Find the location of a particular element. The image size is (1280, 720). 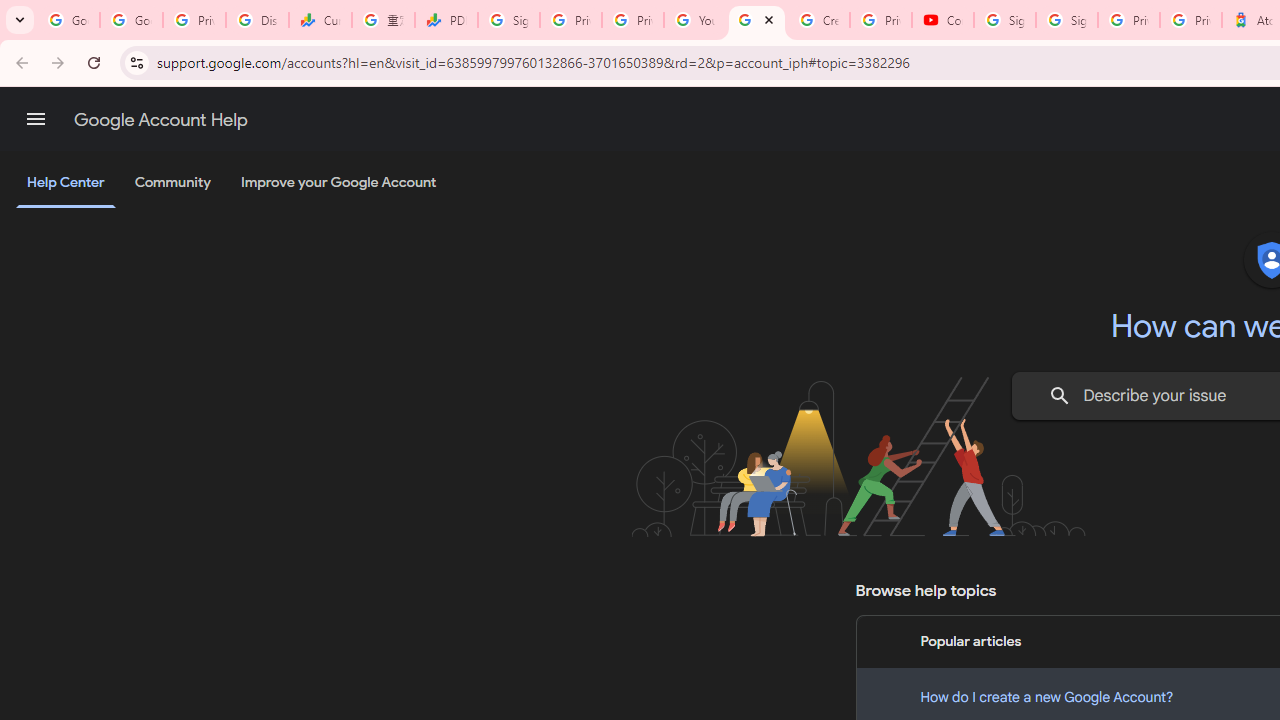

'Google Account Help' is located at coordinates (160, 119).